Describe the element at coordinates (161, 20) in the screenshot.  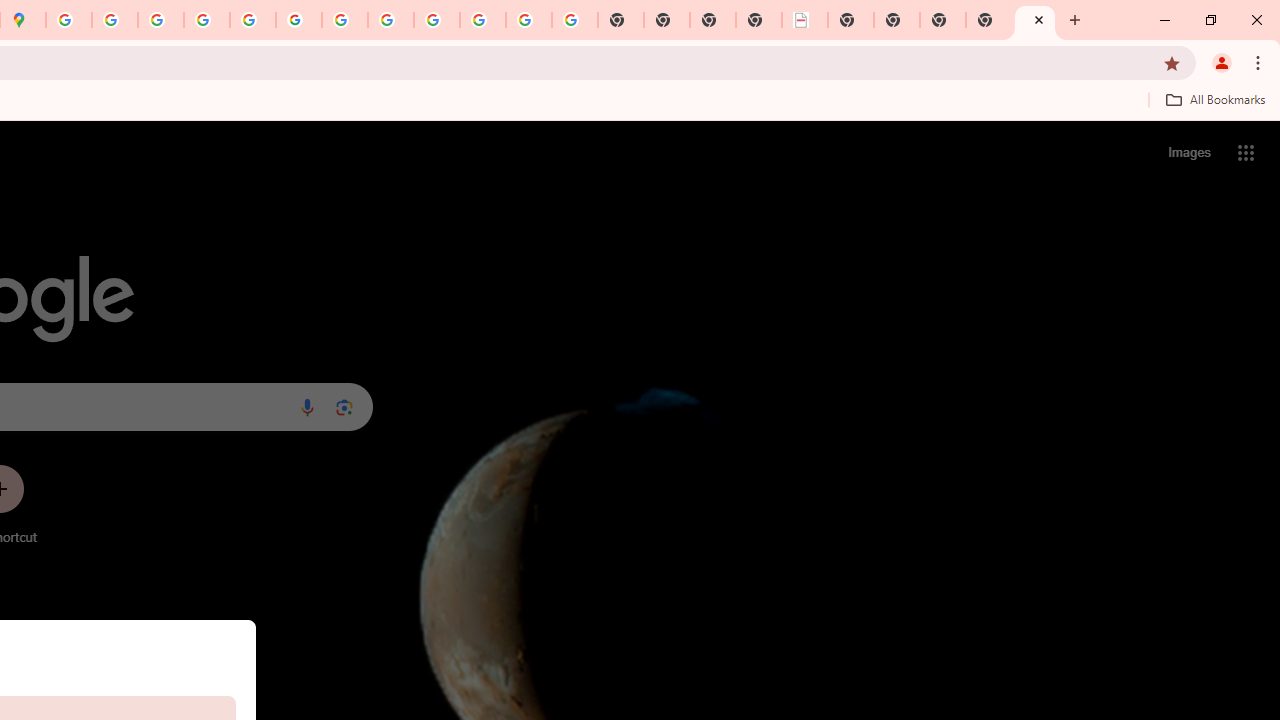
I see `'Privacy Help Center - Policies Help'` at that location.